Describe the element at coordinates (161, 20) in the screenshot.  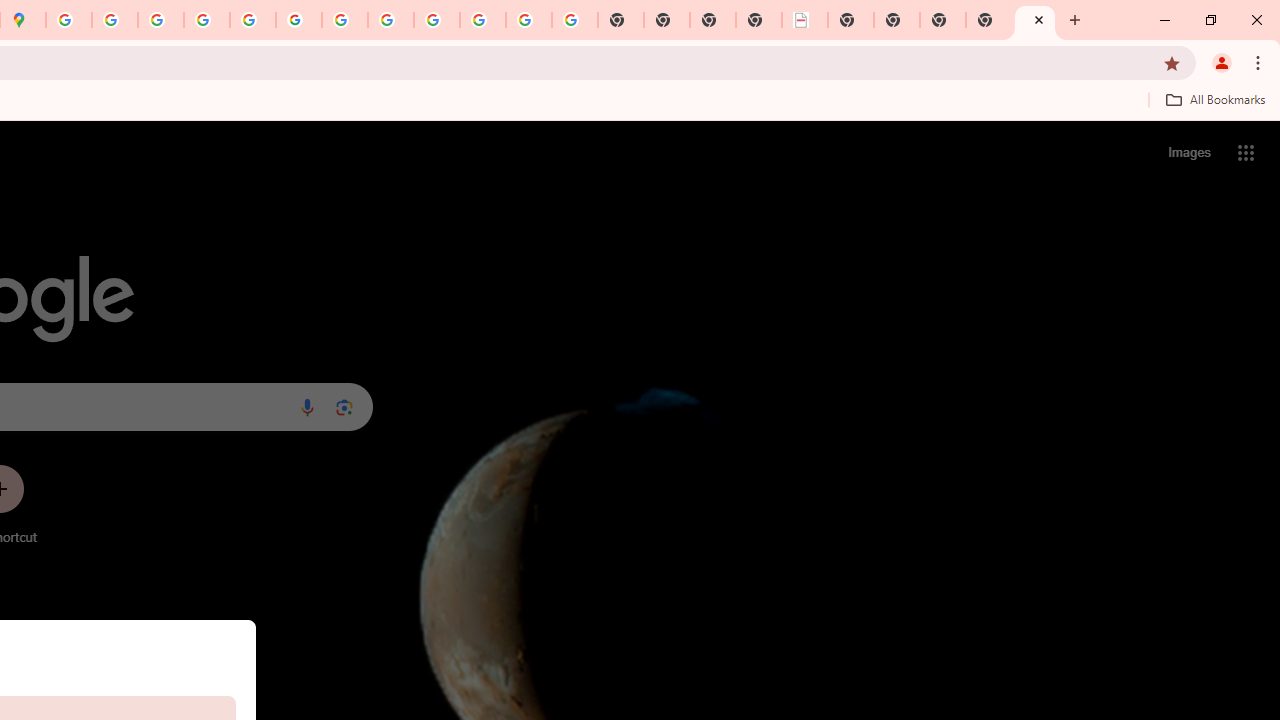
I see `'Privacy Help Center - Policies Help'` at that location.